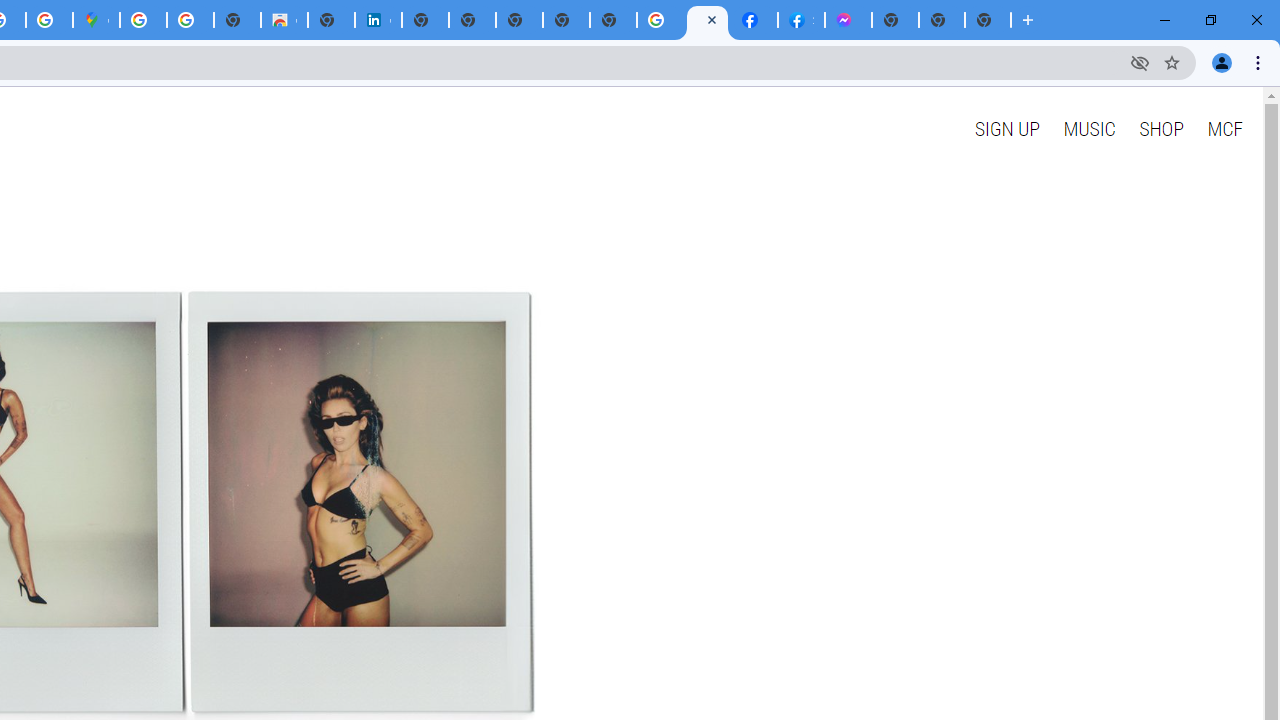 This screenshot has height=720, width=1280. Describe the element at coordinates (95, 20) in the screenshot. I see `'Google Maps'` at that location.